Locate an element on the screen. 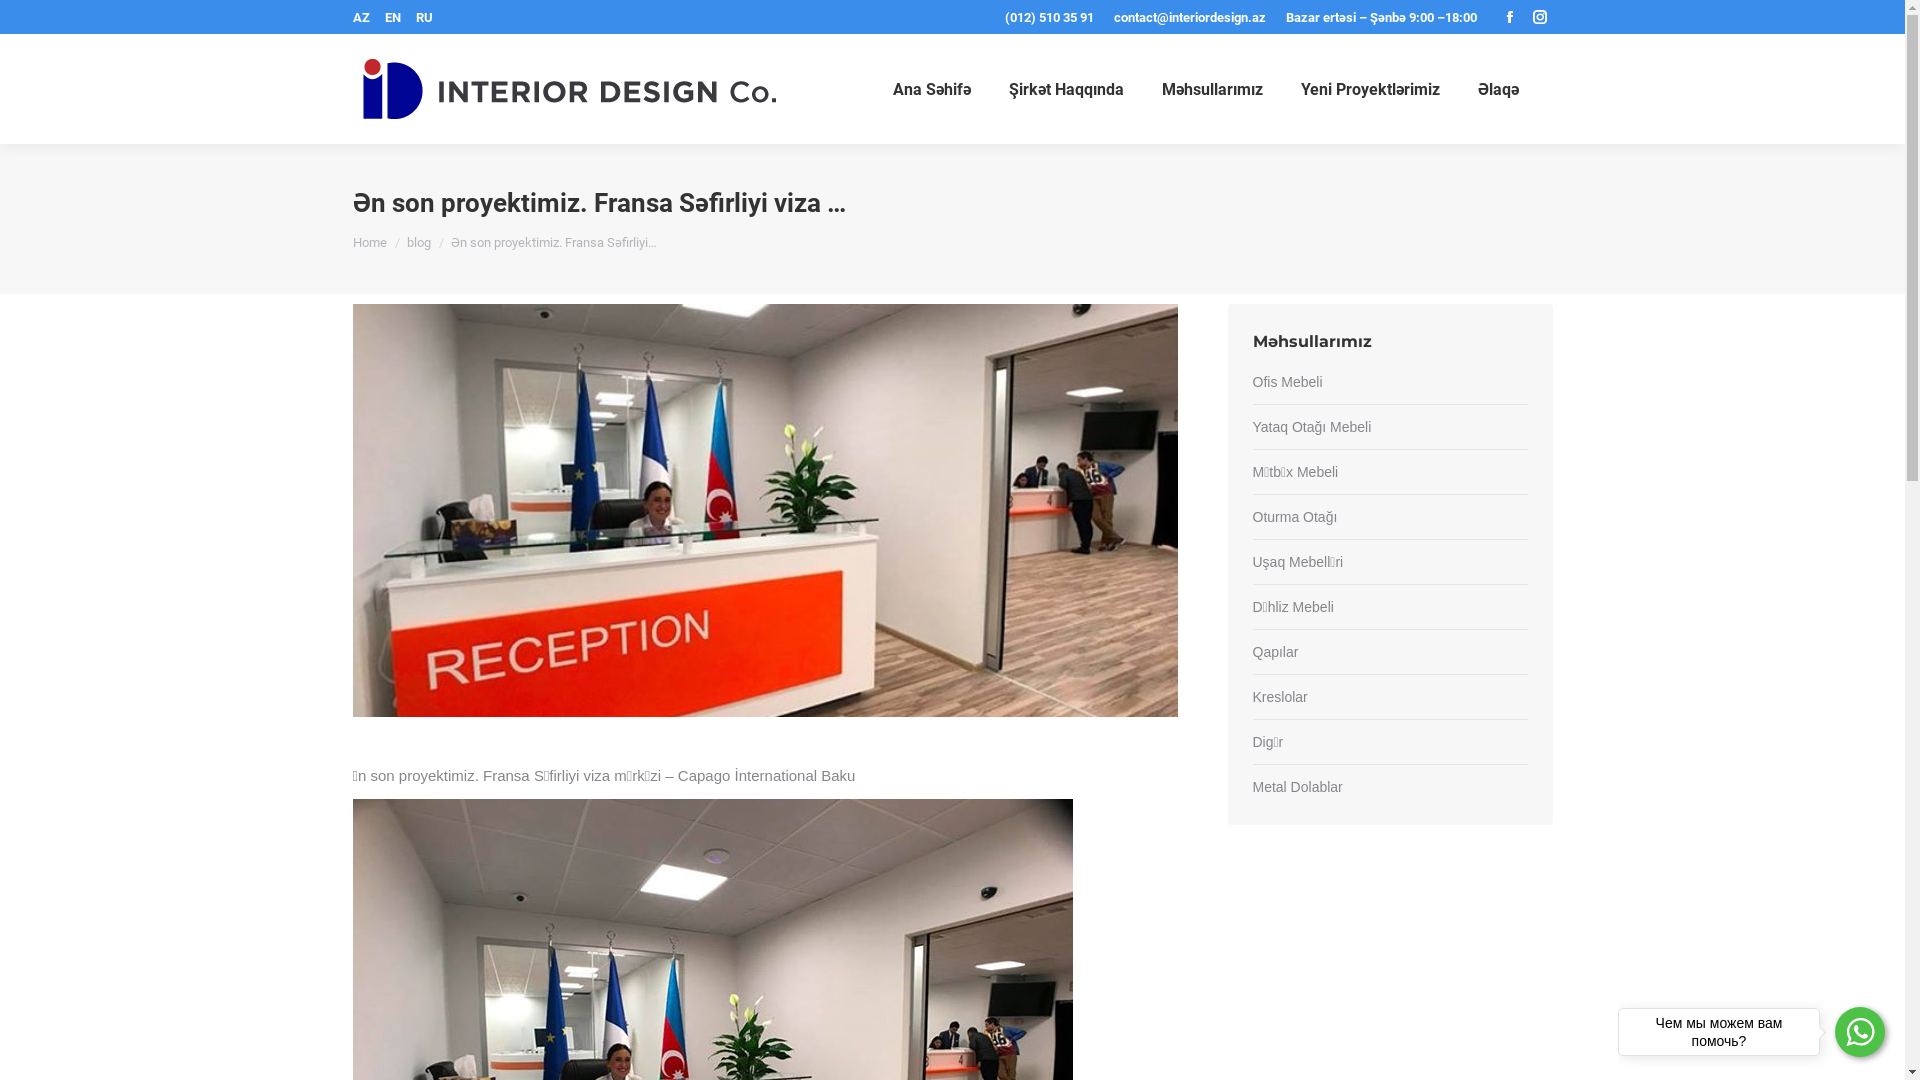 Image resolution: width=1920 pixels, height=1080 pixels. '34ecd16d.jpg' is located at coordinates (351, 509).